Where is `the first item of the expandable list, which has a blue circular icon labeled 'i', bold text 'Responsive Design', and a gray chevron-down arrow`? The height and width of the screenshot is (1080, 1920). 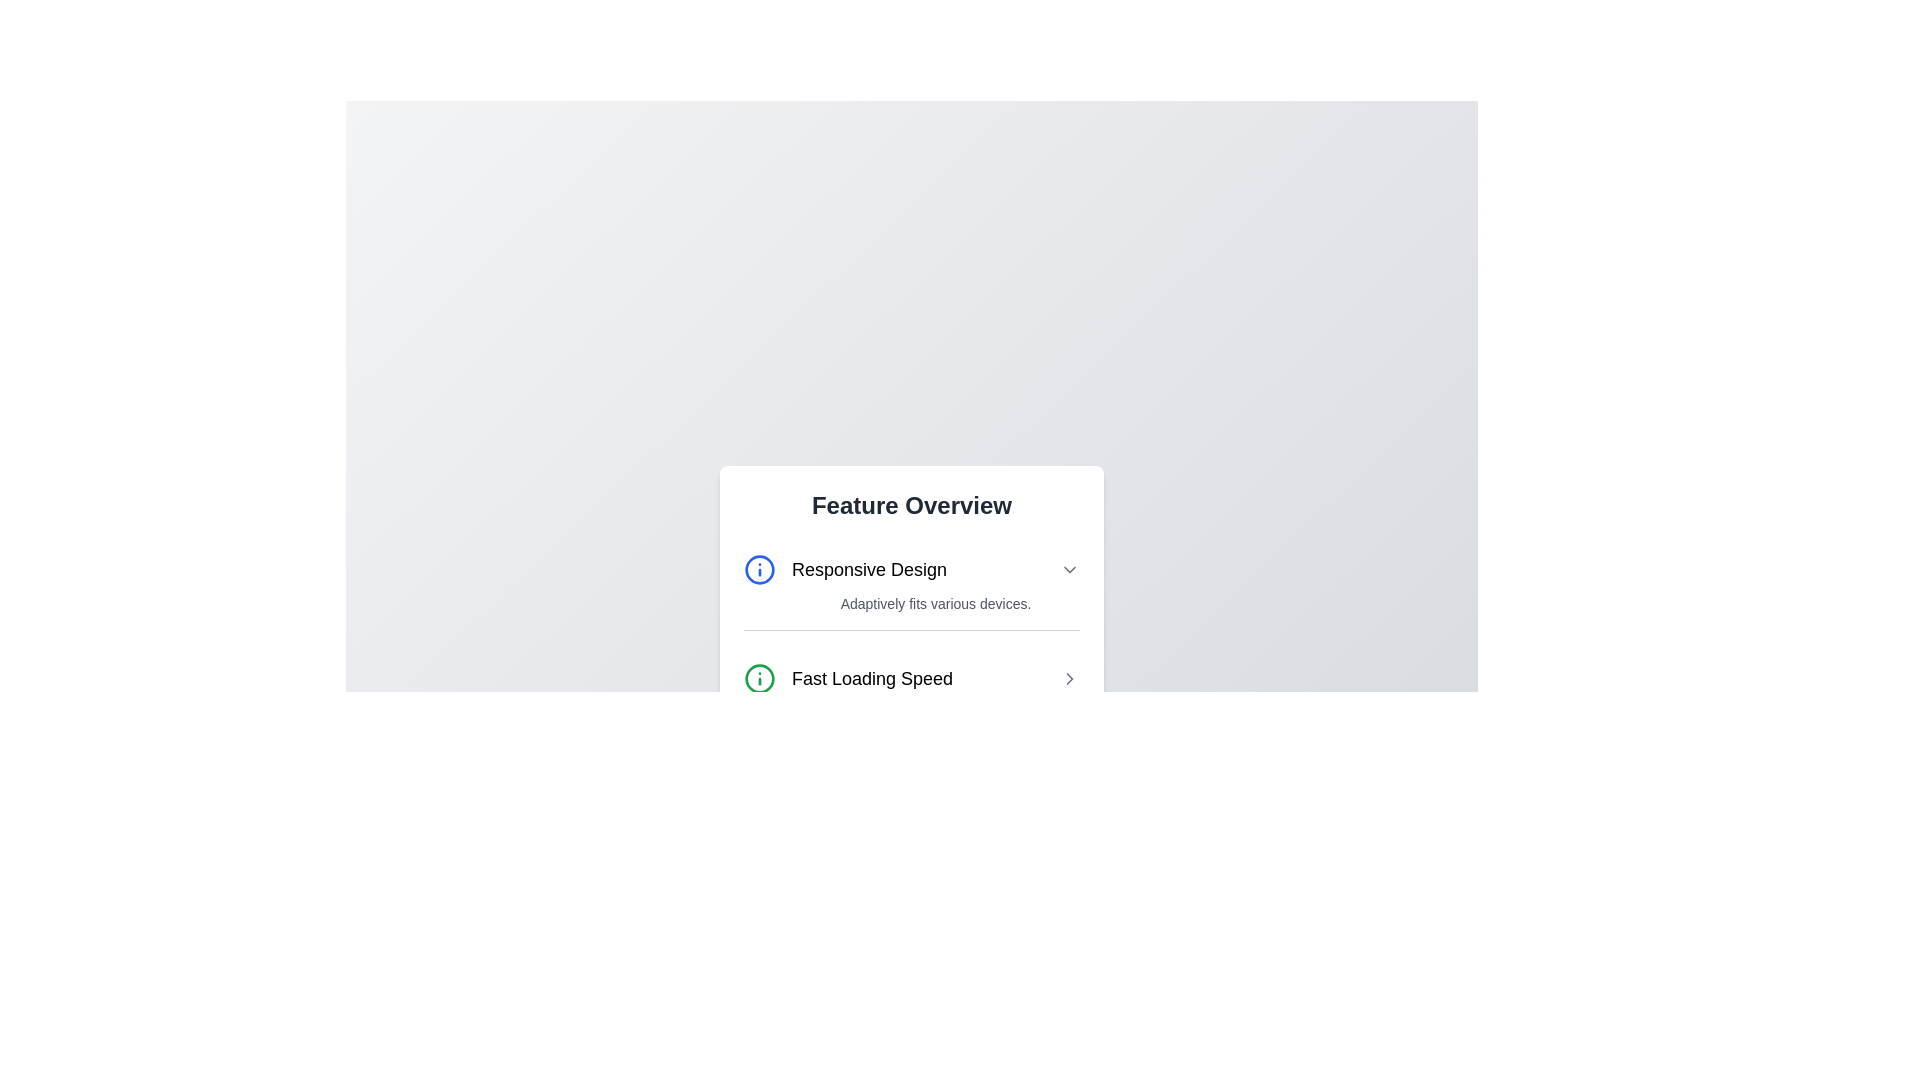
the first item of the expandable list, which has a blue circular icon labeled 'i', bold text 'Responsive Design', and a gray chevron-down arrow is located at coordinates (911, 569).